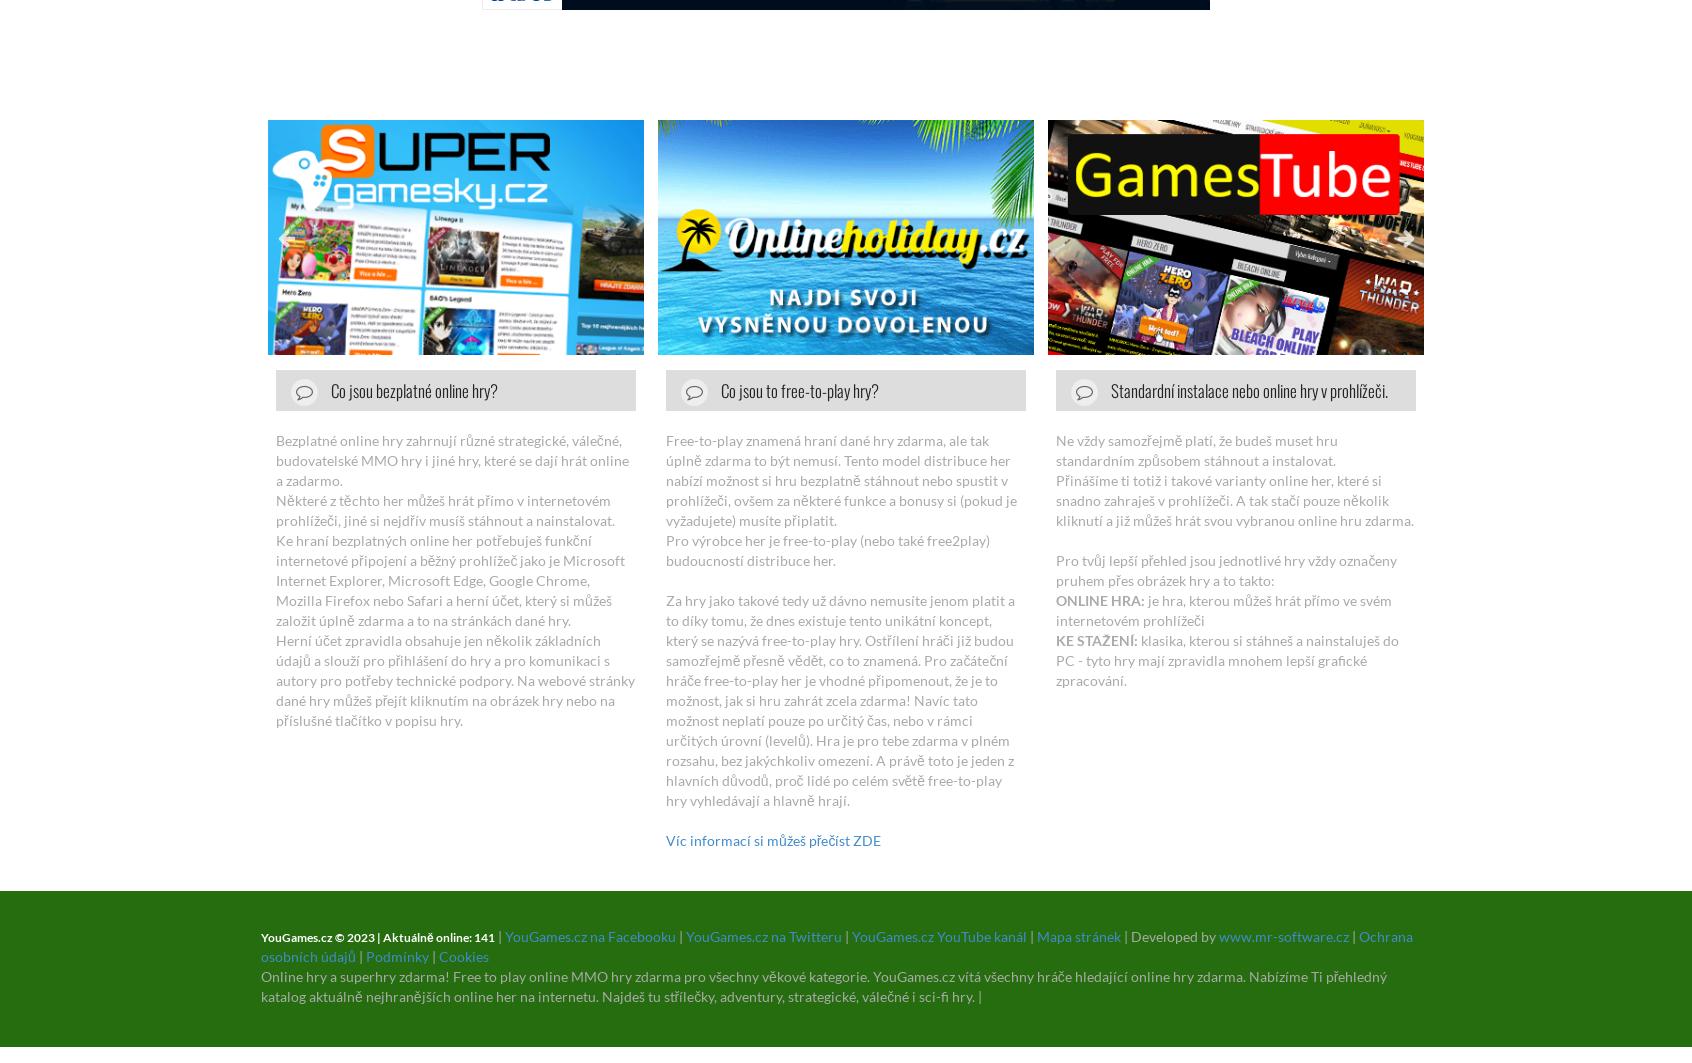 The height and width of the screenshot is (1063, 1692). What do you see at coordinates (1077, 935) in the screenshot?
I see `'Mapa stránek'` at bounding box center [1077, 935].